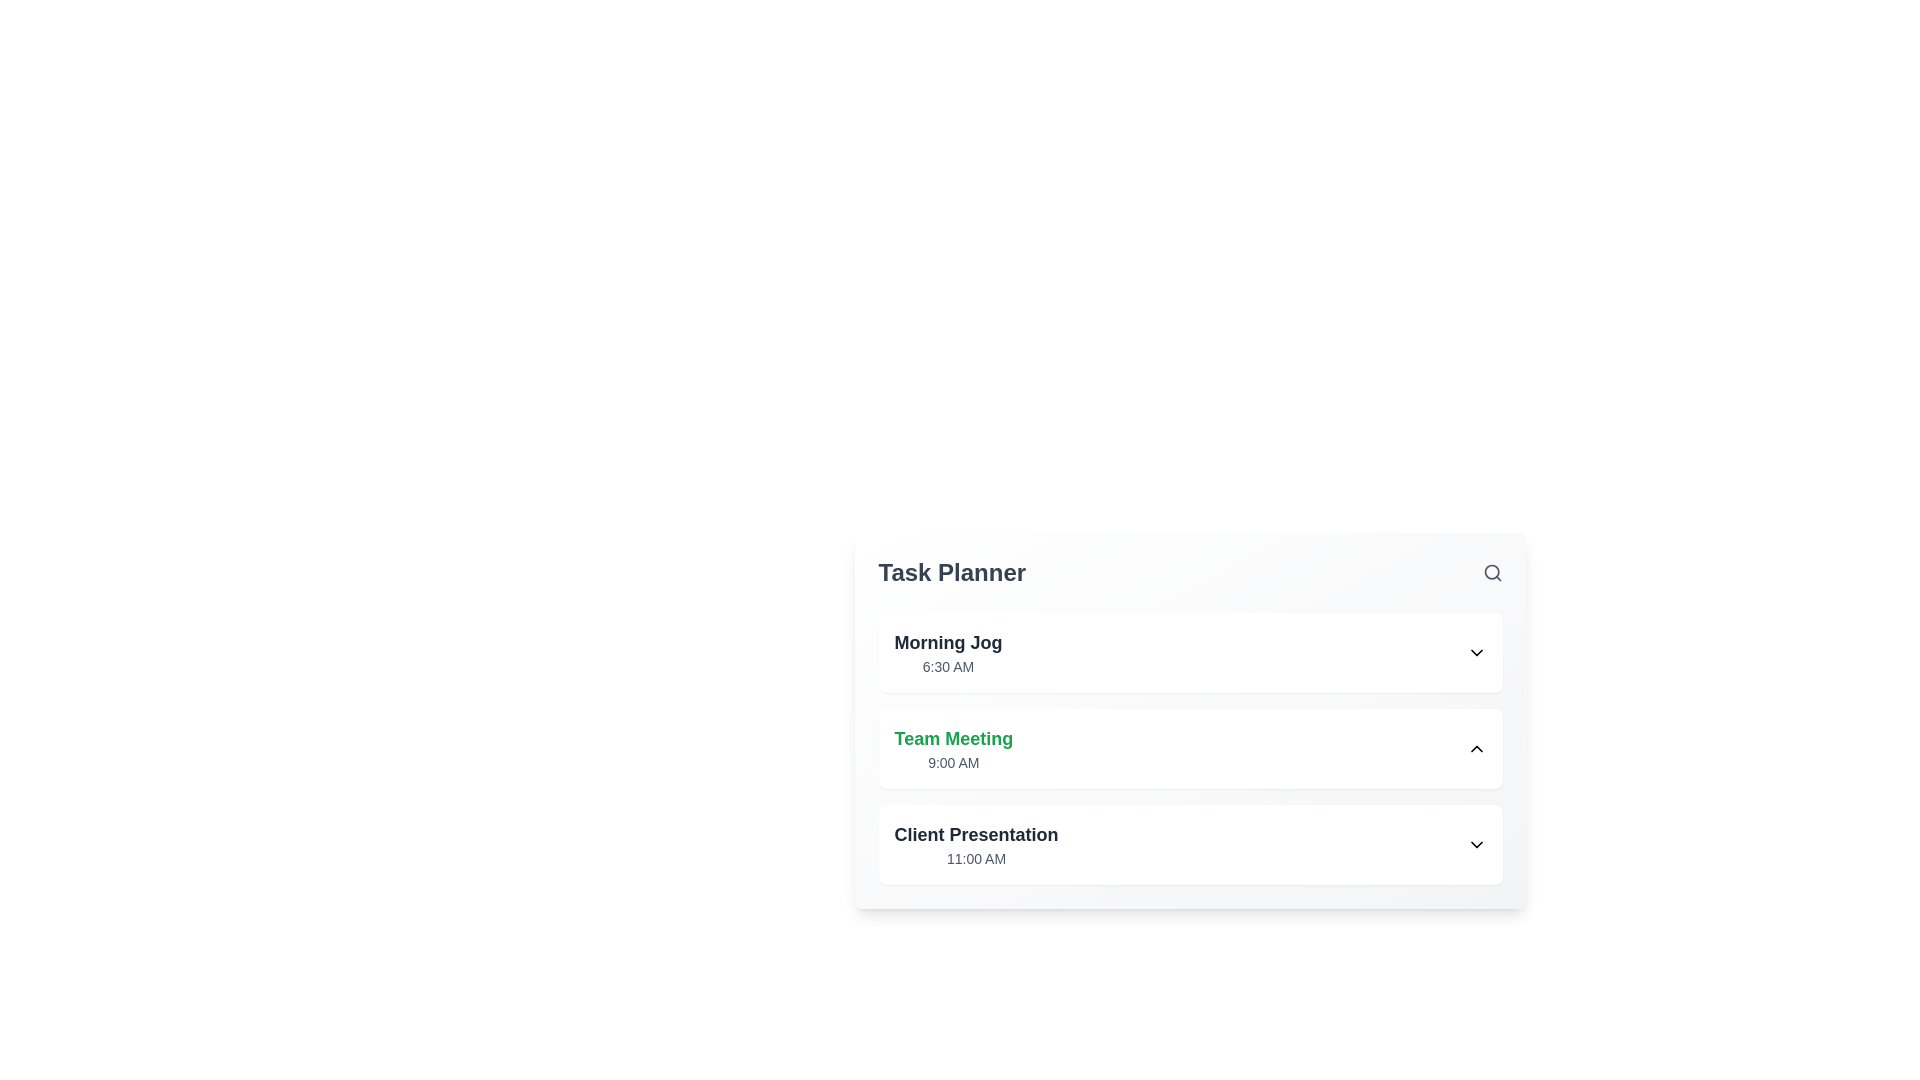 The width and height of the screenshot is (1920, 1080). I want to click on the text label for the task entry 'Morning Jog' located in the 'Task Planner' section, which is positioned at the top-left corner of the first task card, so click(947, 643).